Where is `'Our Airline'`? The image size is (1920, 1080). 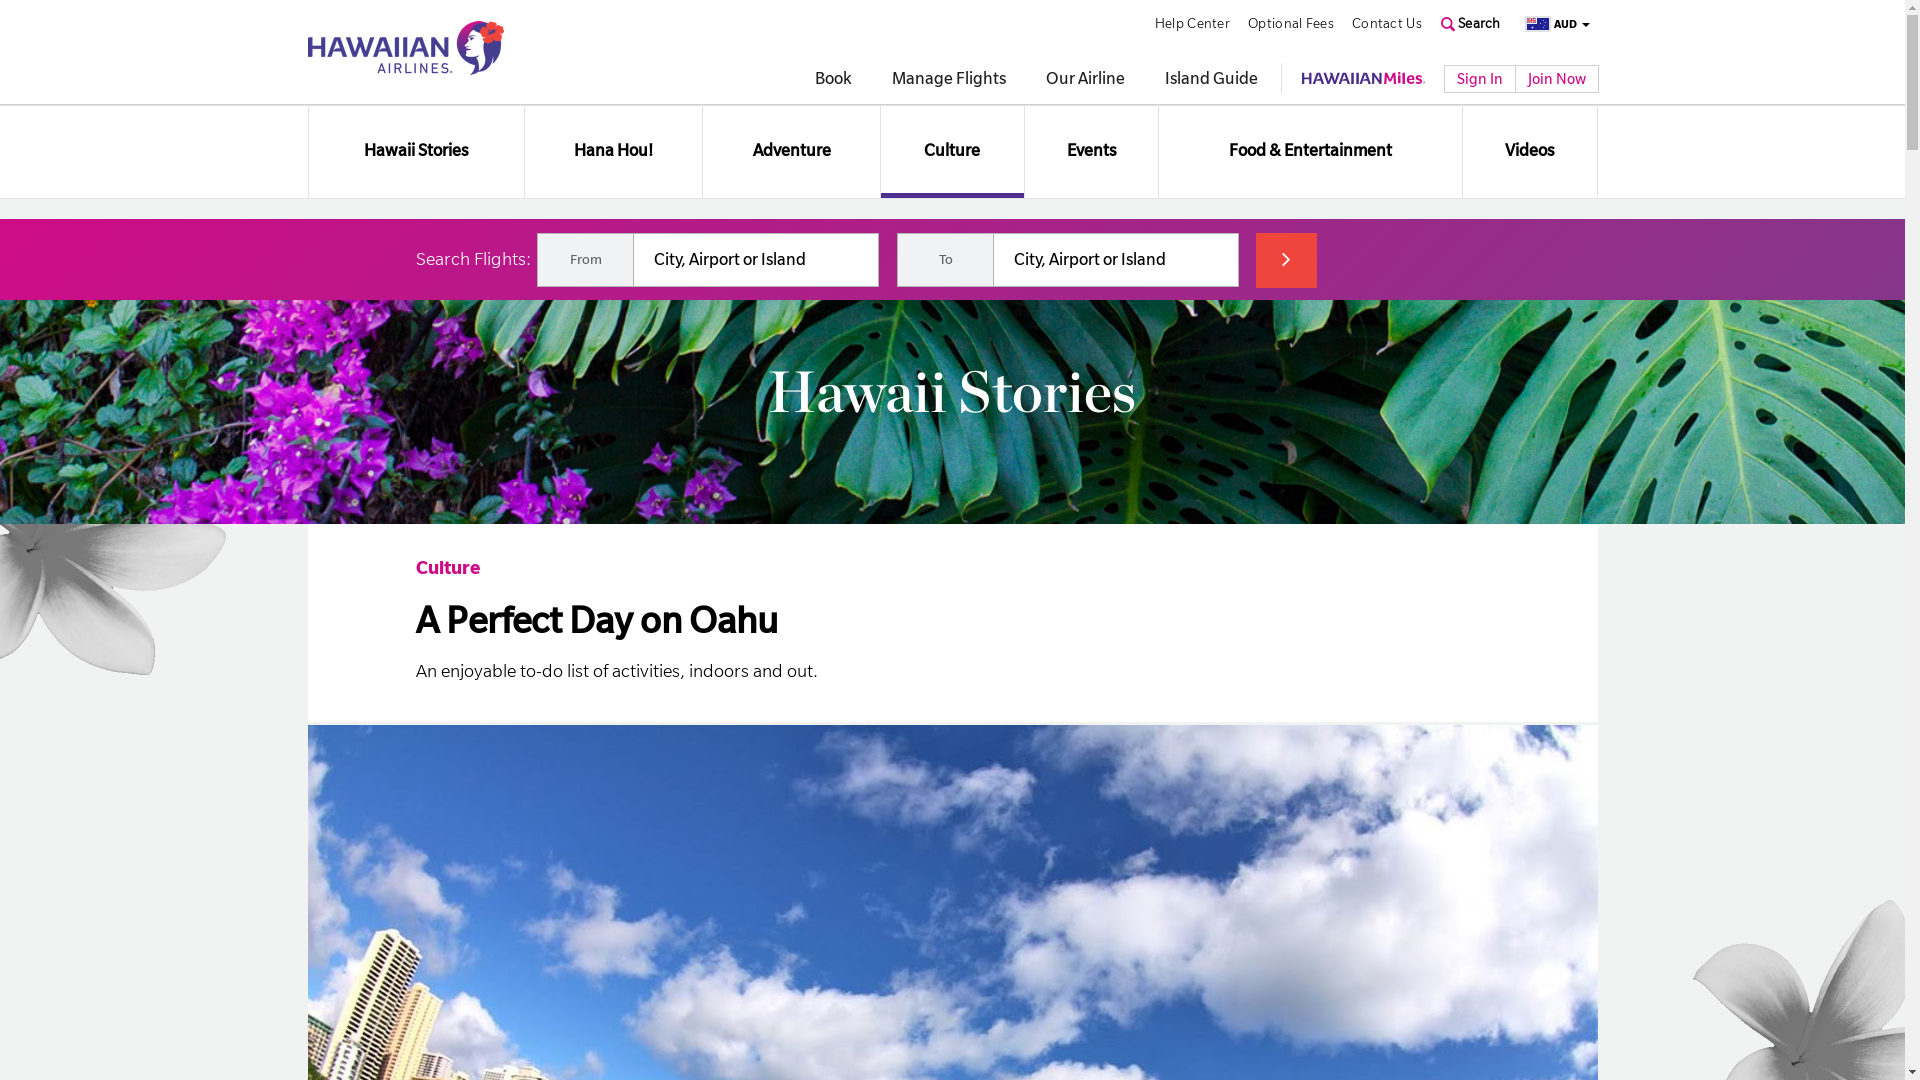 'Our Airline' is located at coordinates (1045, 80).